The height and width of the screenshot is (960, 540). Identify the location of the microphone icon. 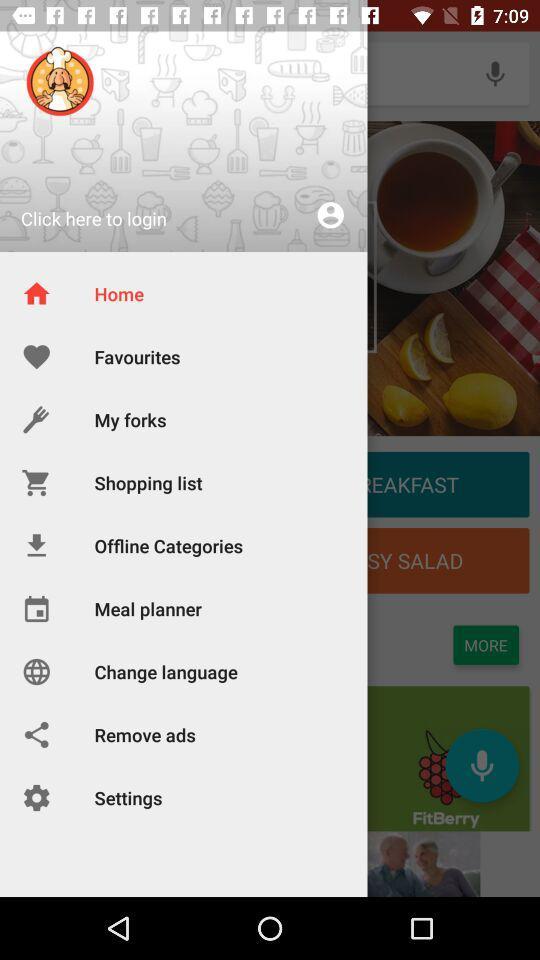
(494, 73).